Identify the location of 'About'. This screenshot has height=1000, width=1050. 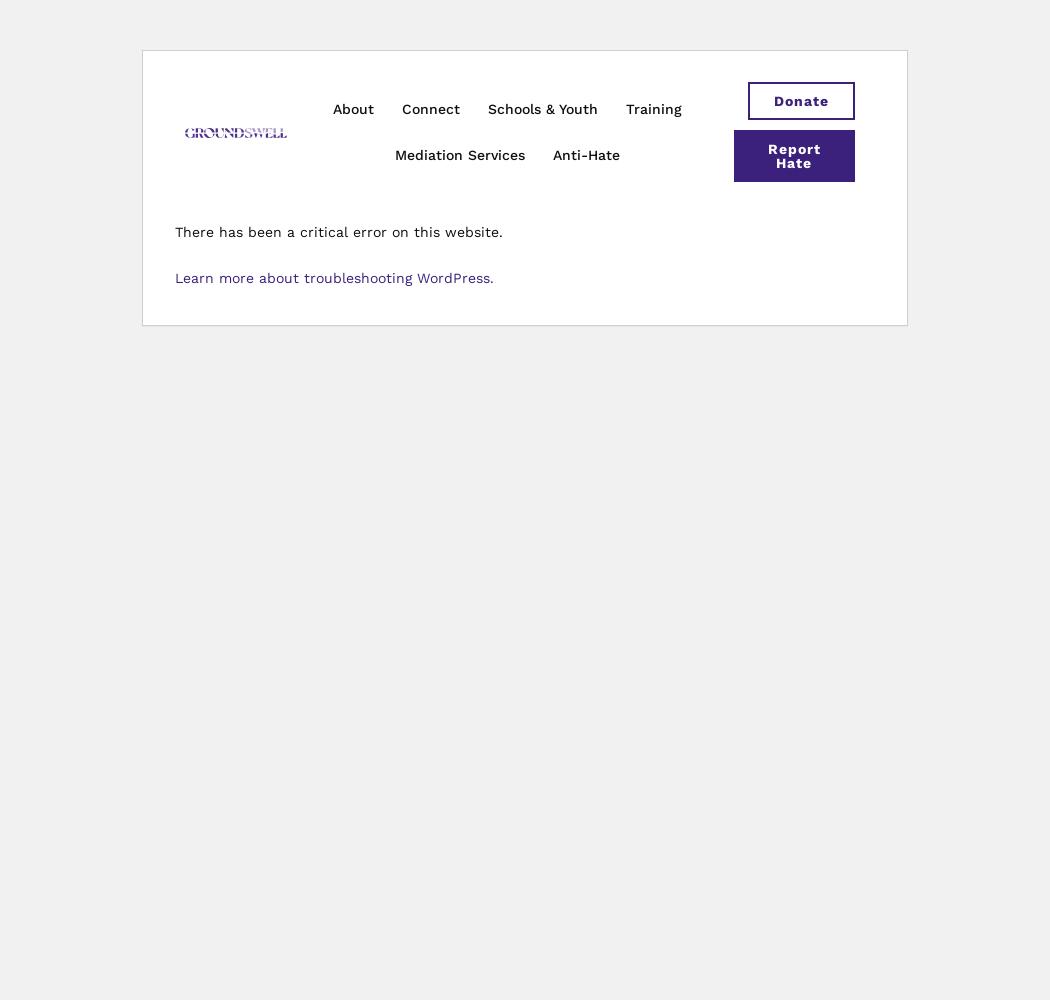
(352, 108).